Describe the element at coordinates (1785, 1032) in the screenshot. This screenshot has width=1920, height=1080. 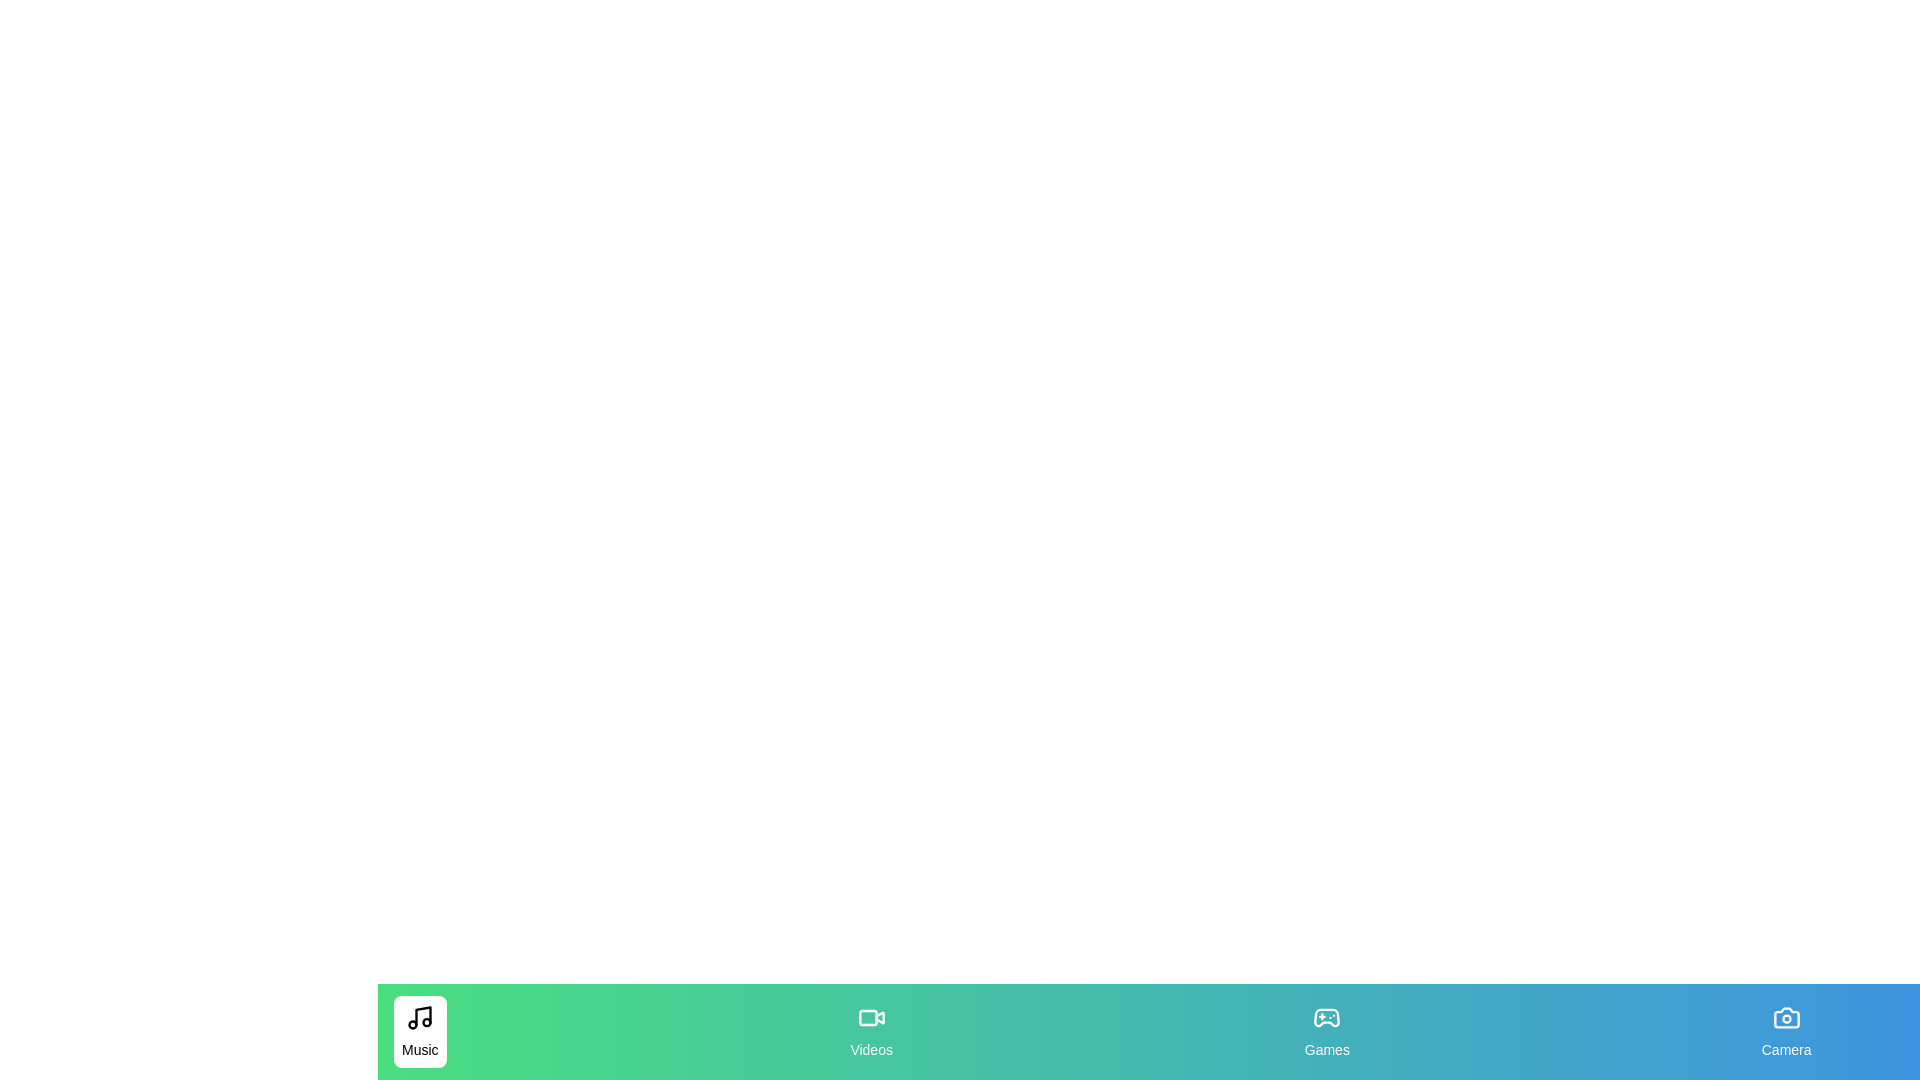
I see `the Camera tab to observe its hover effect` at that location.